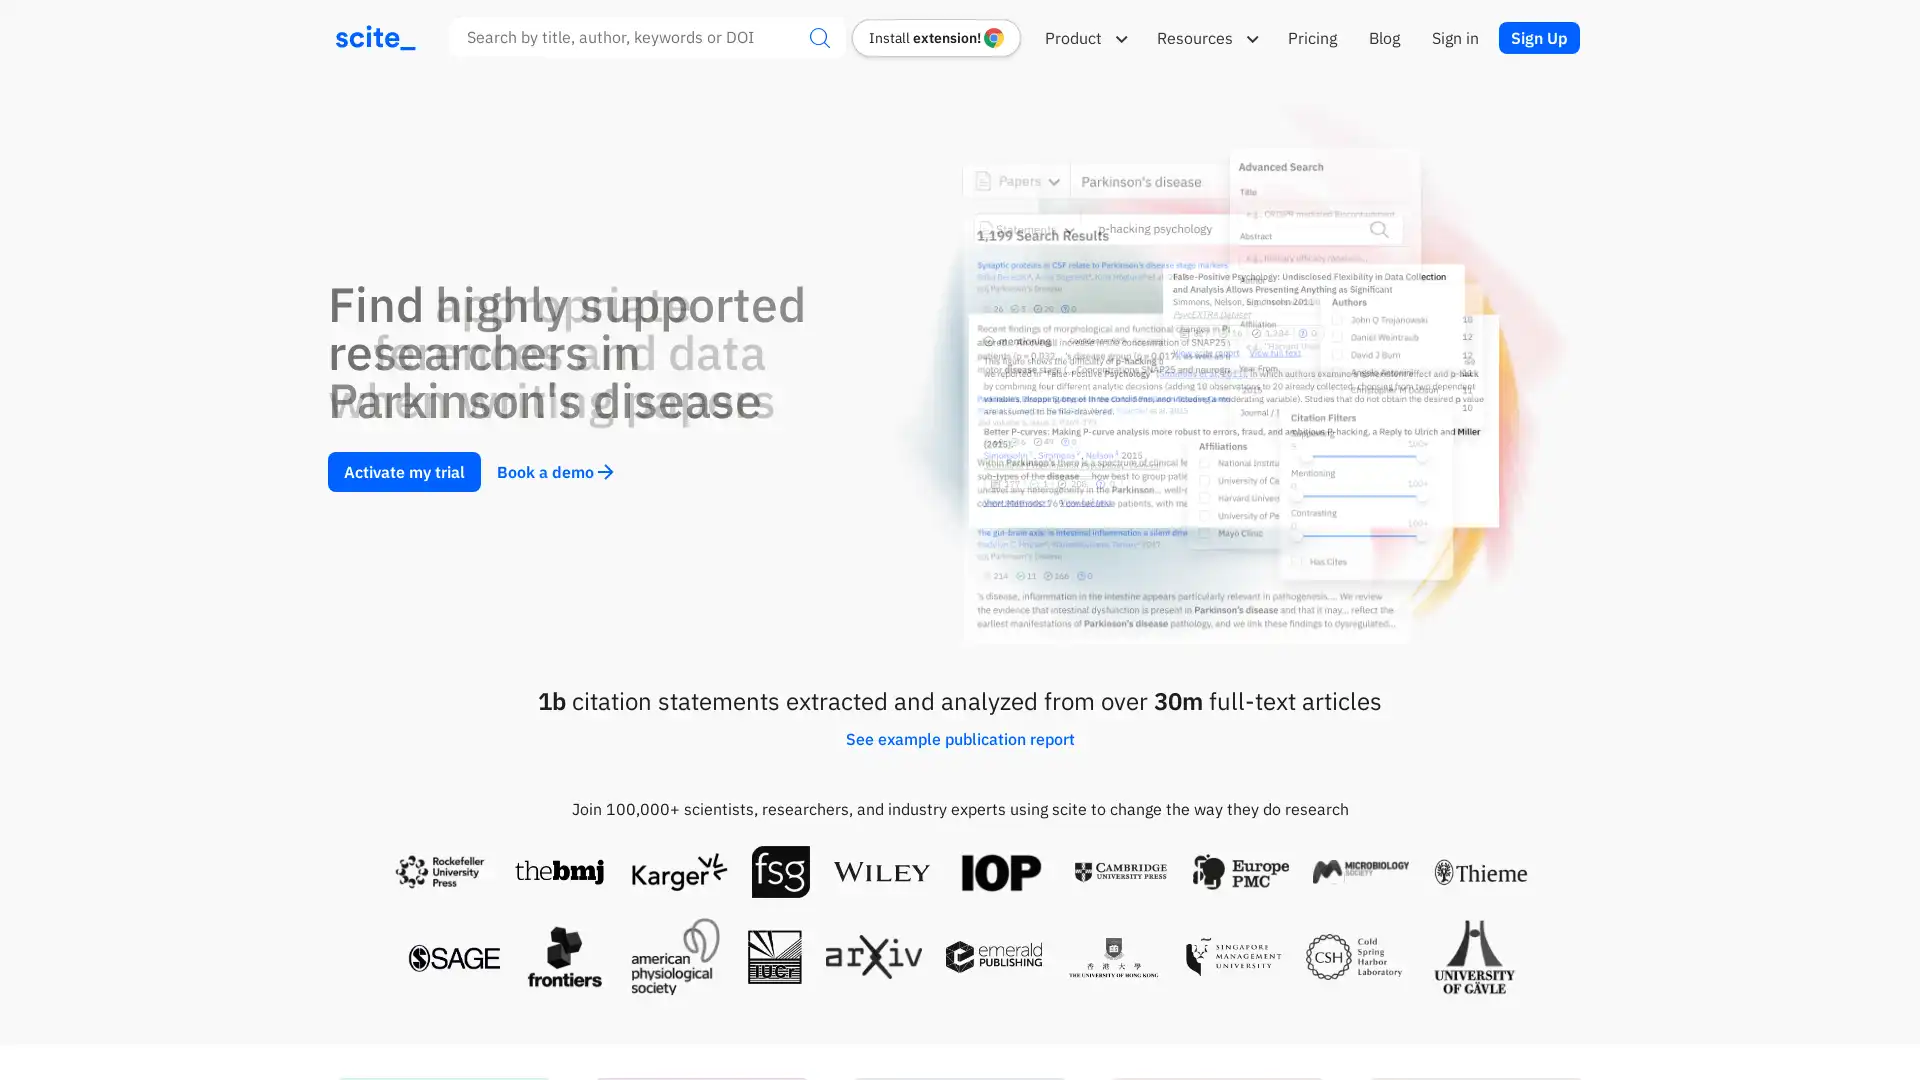 Image resolution: width=1920 pixels, height=1080 pixels. What do you see at coordinates (556, 471) in the screenshot?
I see `Book a demo` at bounding box center [556, 471].